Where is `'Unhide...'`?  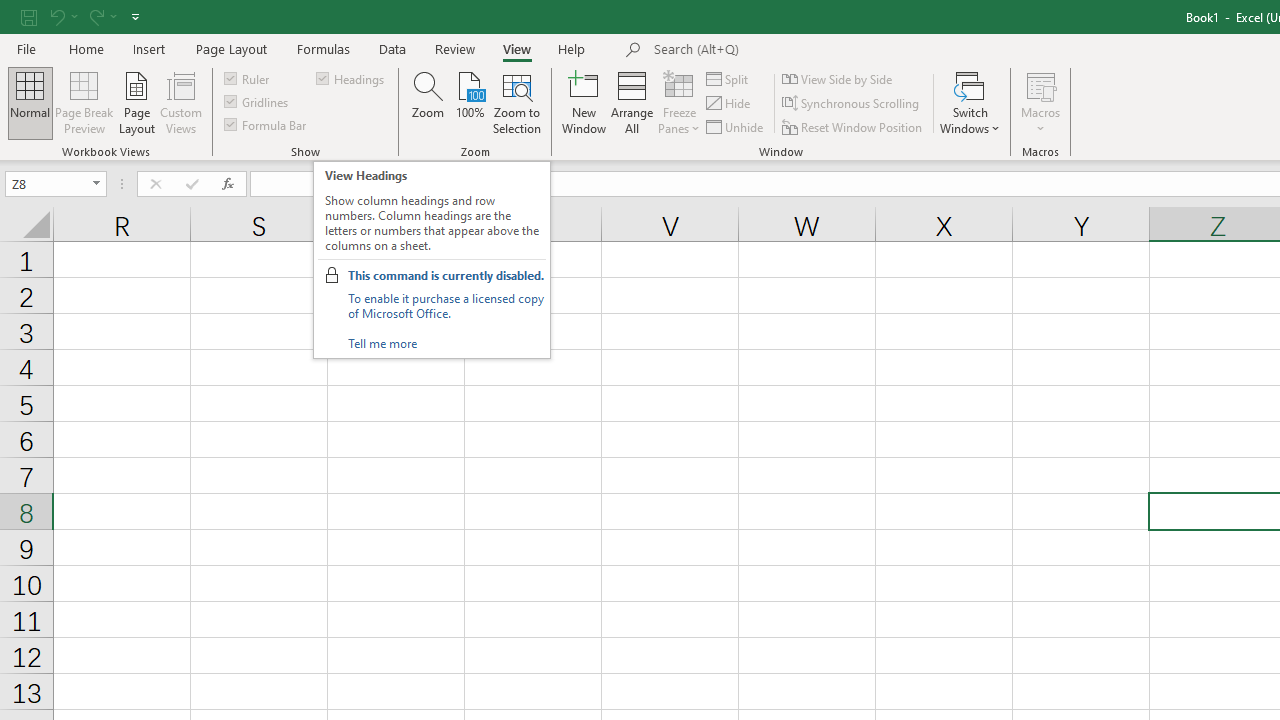
'Unhide...' is located at coordinates (735, 127).